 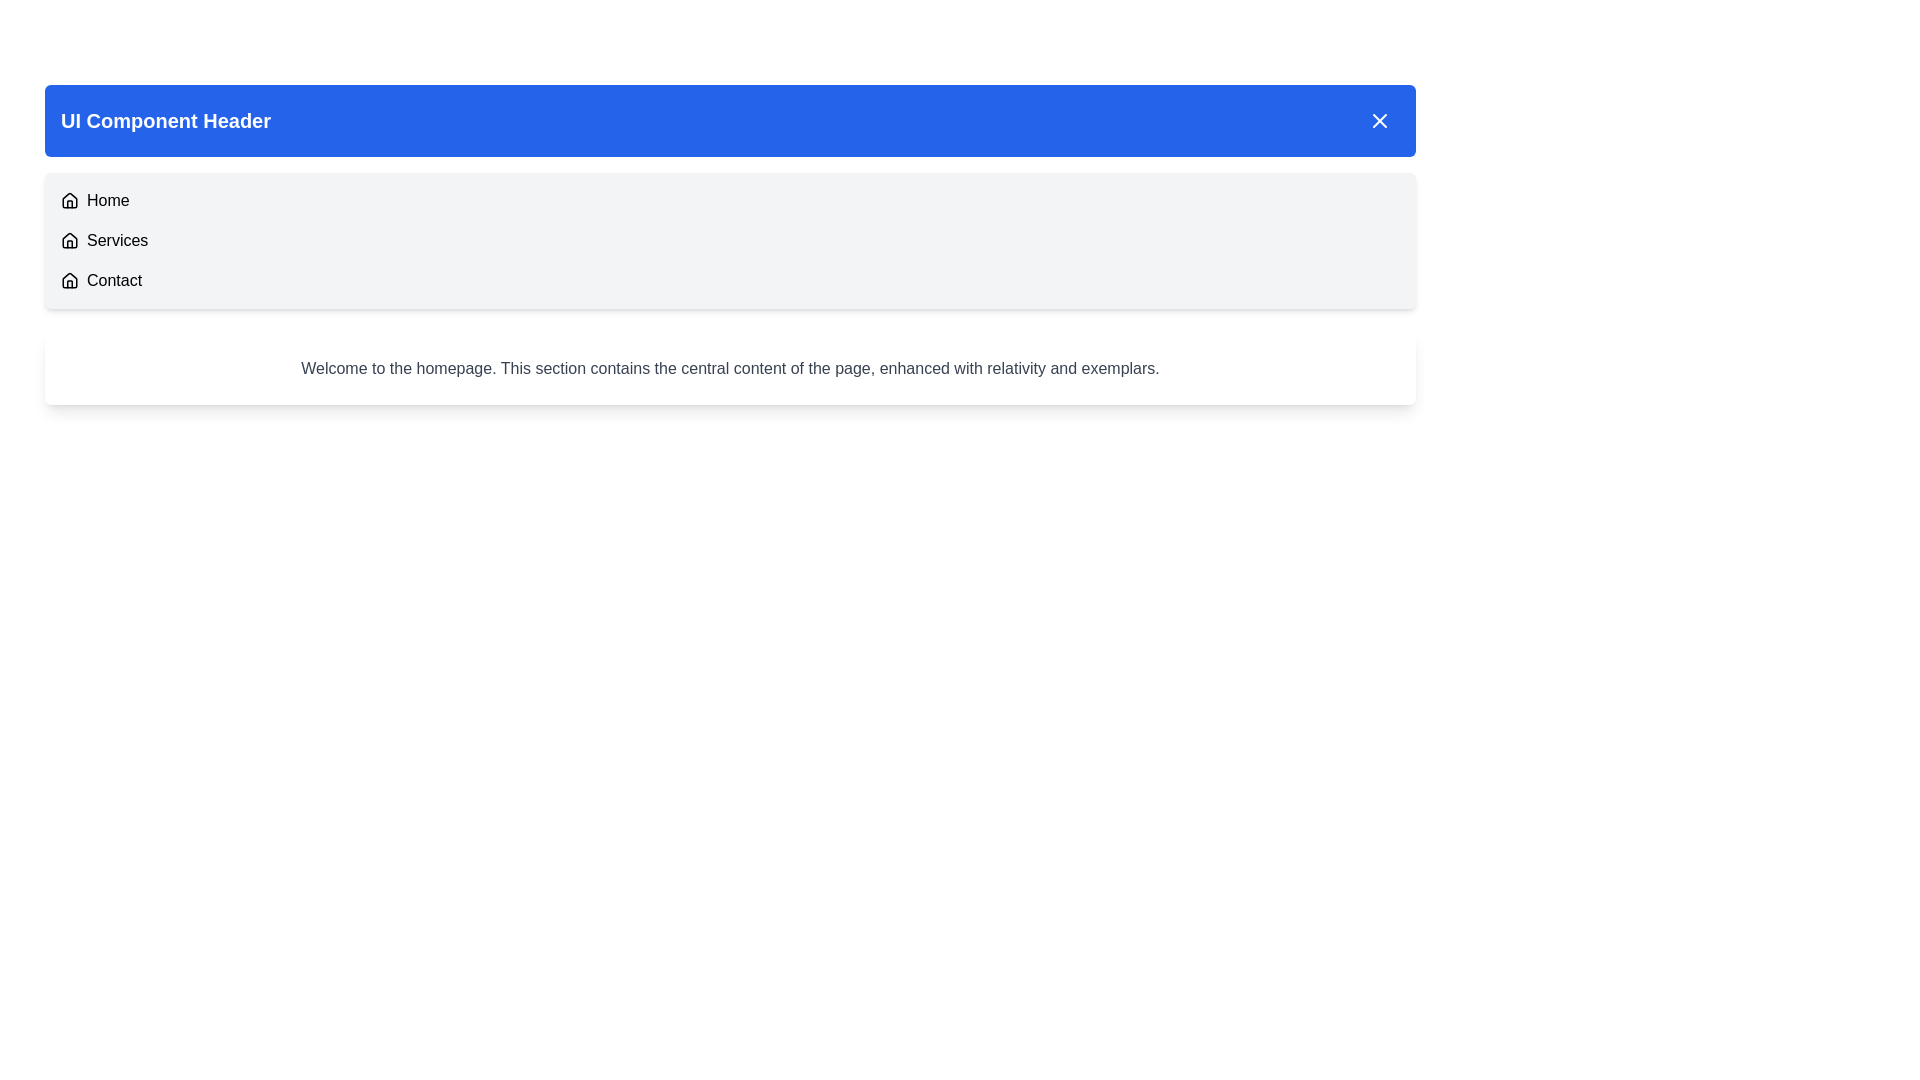 I want to click on the house-shaped icon with a black outline that is positioned next to the 'Home' text, so click(x=70, y=200).